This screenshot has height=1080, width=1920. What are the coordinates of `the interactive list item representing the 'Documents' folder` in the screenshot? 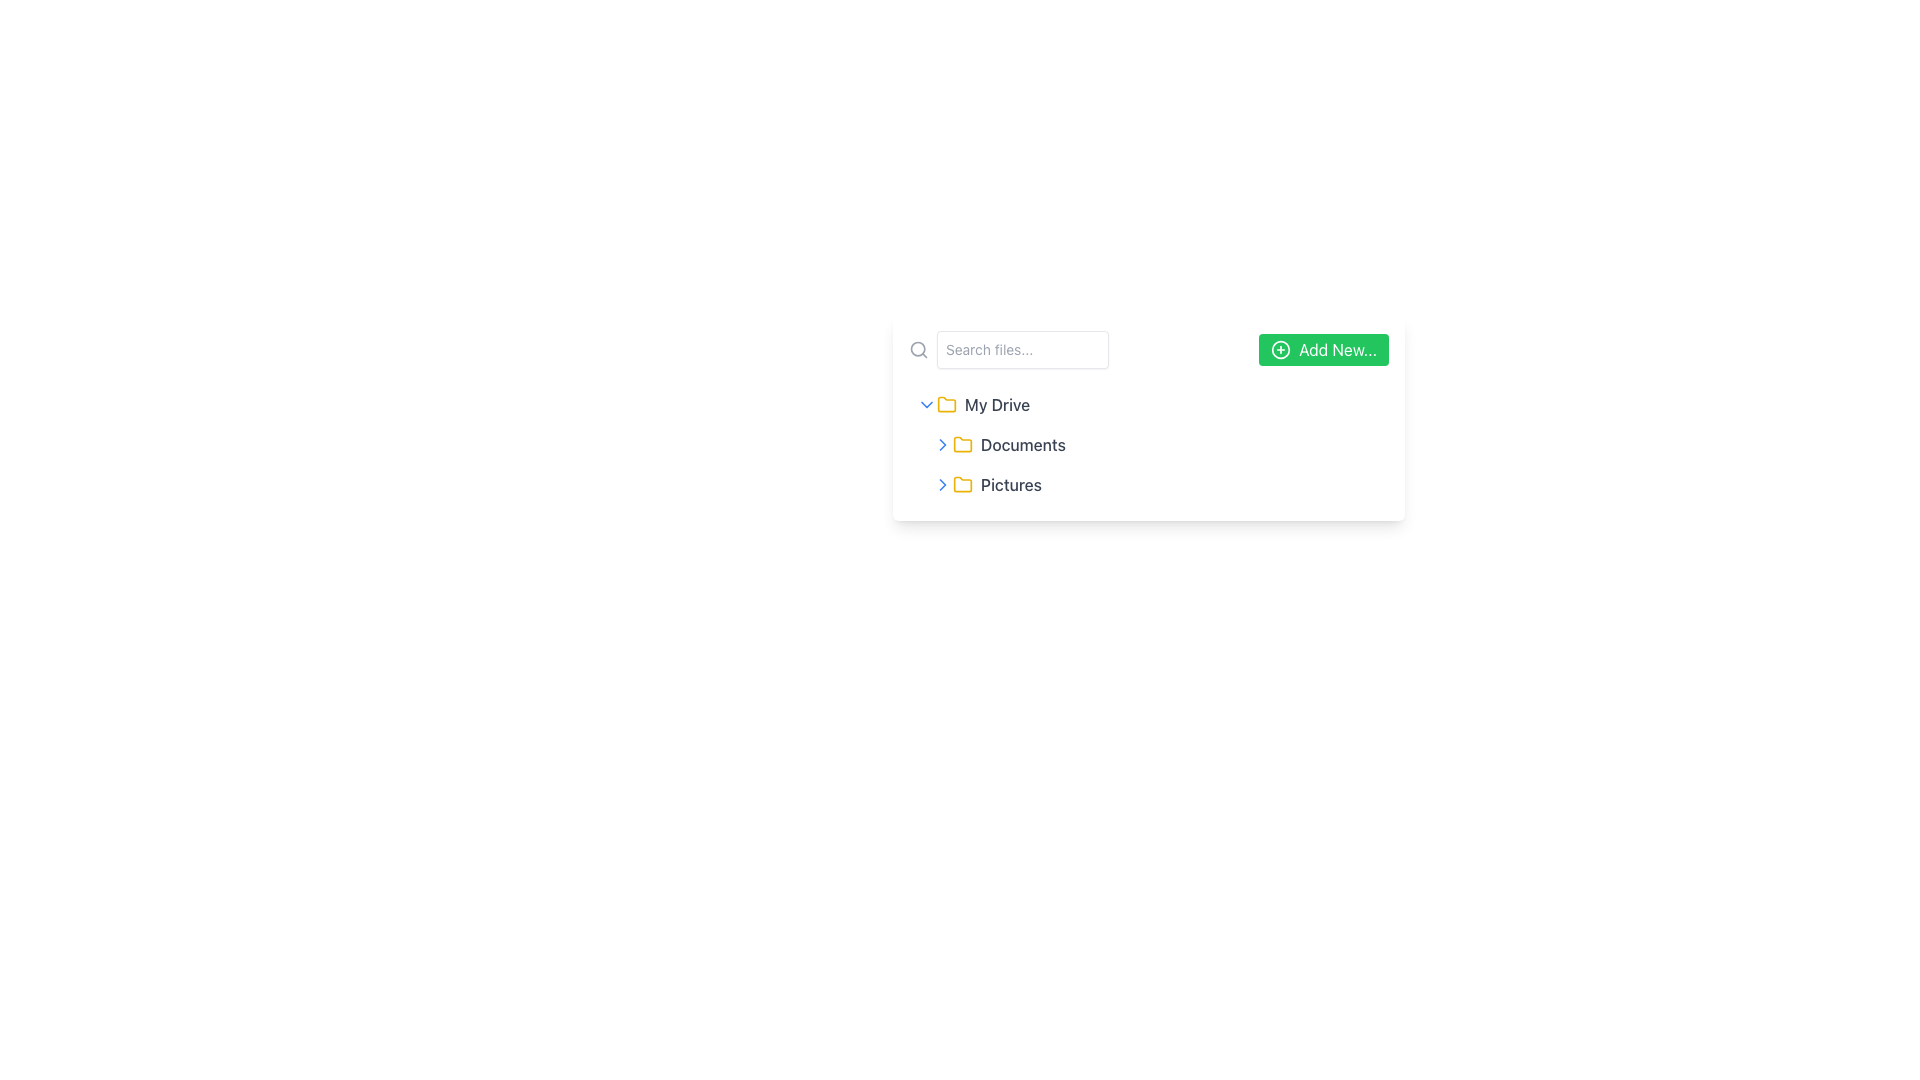 It's located at (1156, 443).